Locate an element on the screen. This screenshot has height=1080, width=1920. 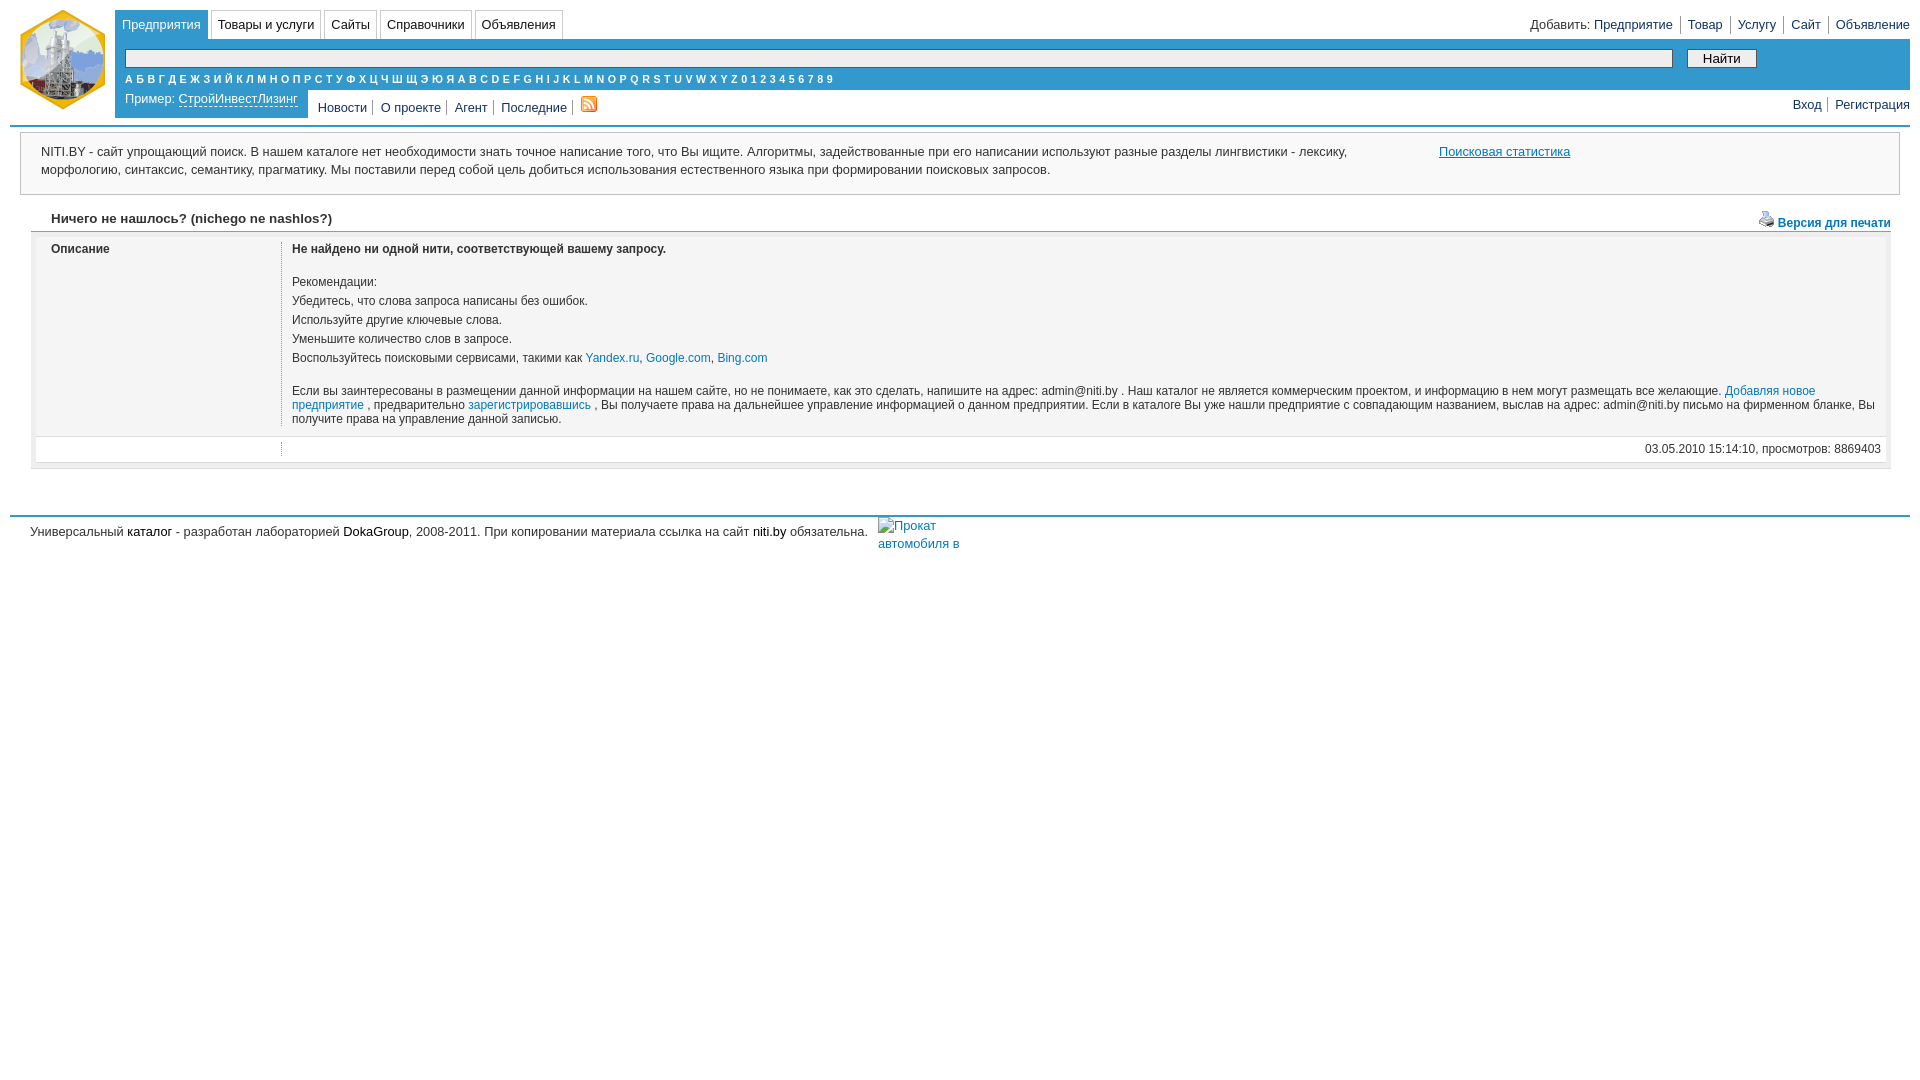
'3' is located at coordinates (768, 77).